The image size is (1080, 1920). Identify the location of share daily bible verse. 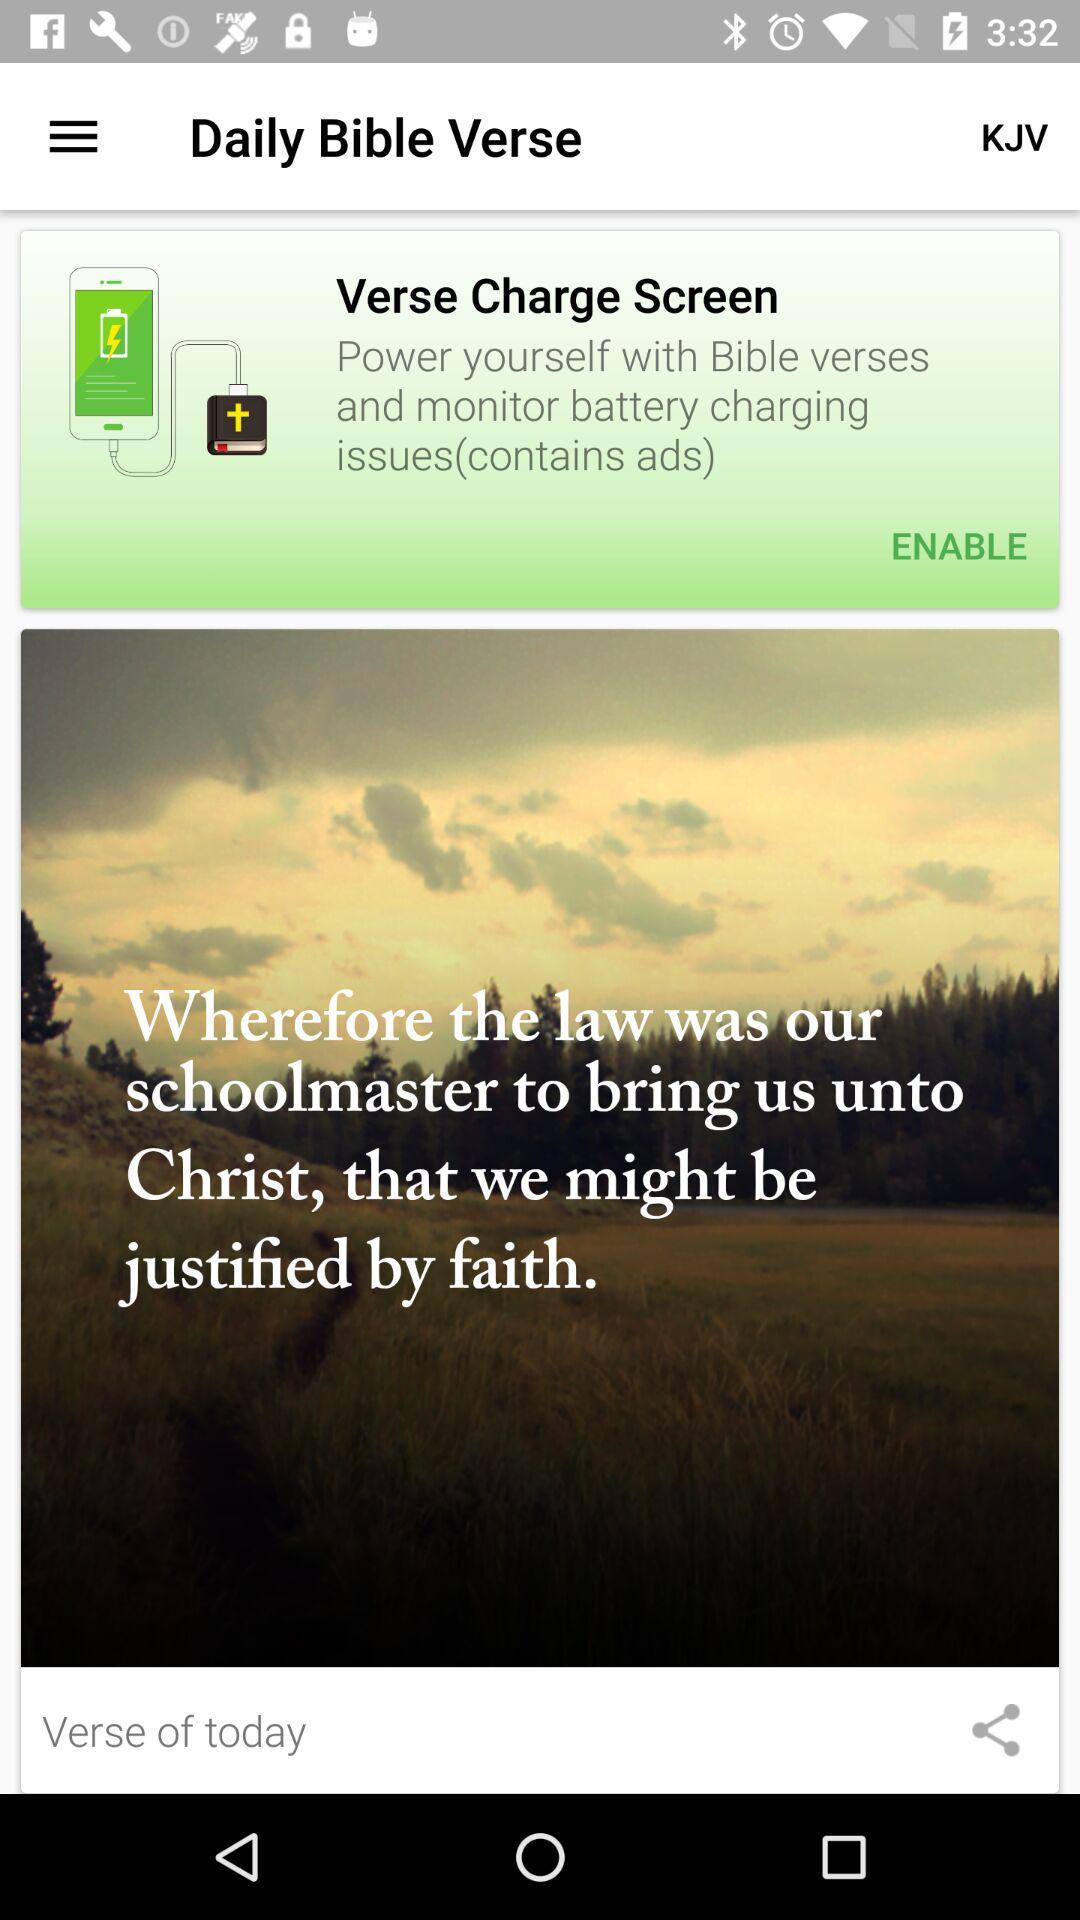
(995, 1729).